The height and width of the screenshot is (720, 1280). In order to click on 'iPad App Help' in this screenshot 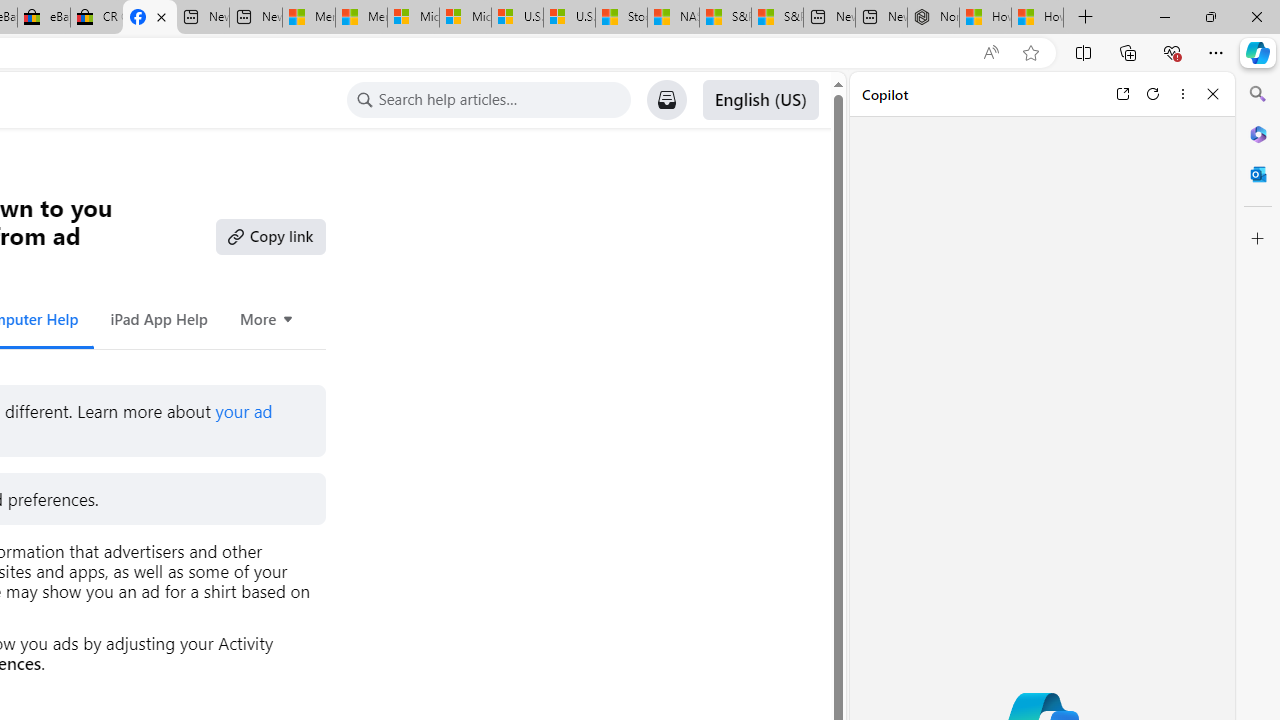, I will do `click(157, 318)`.